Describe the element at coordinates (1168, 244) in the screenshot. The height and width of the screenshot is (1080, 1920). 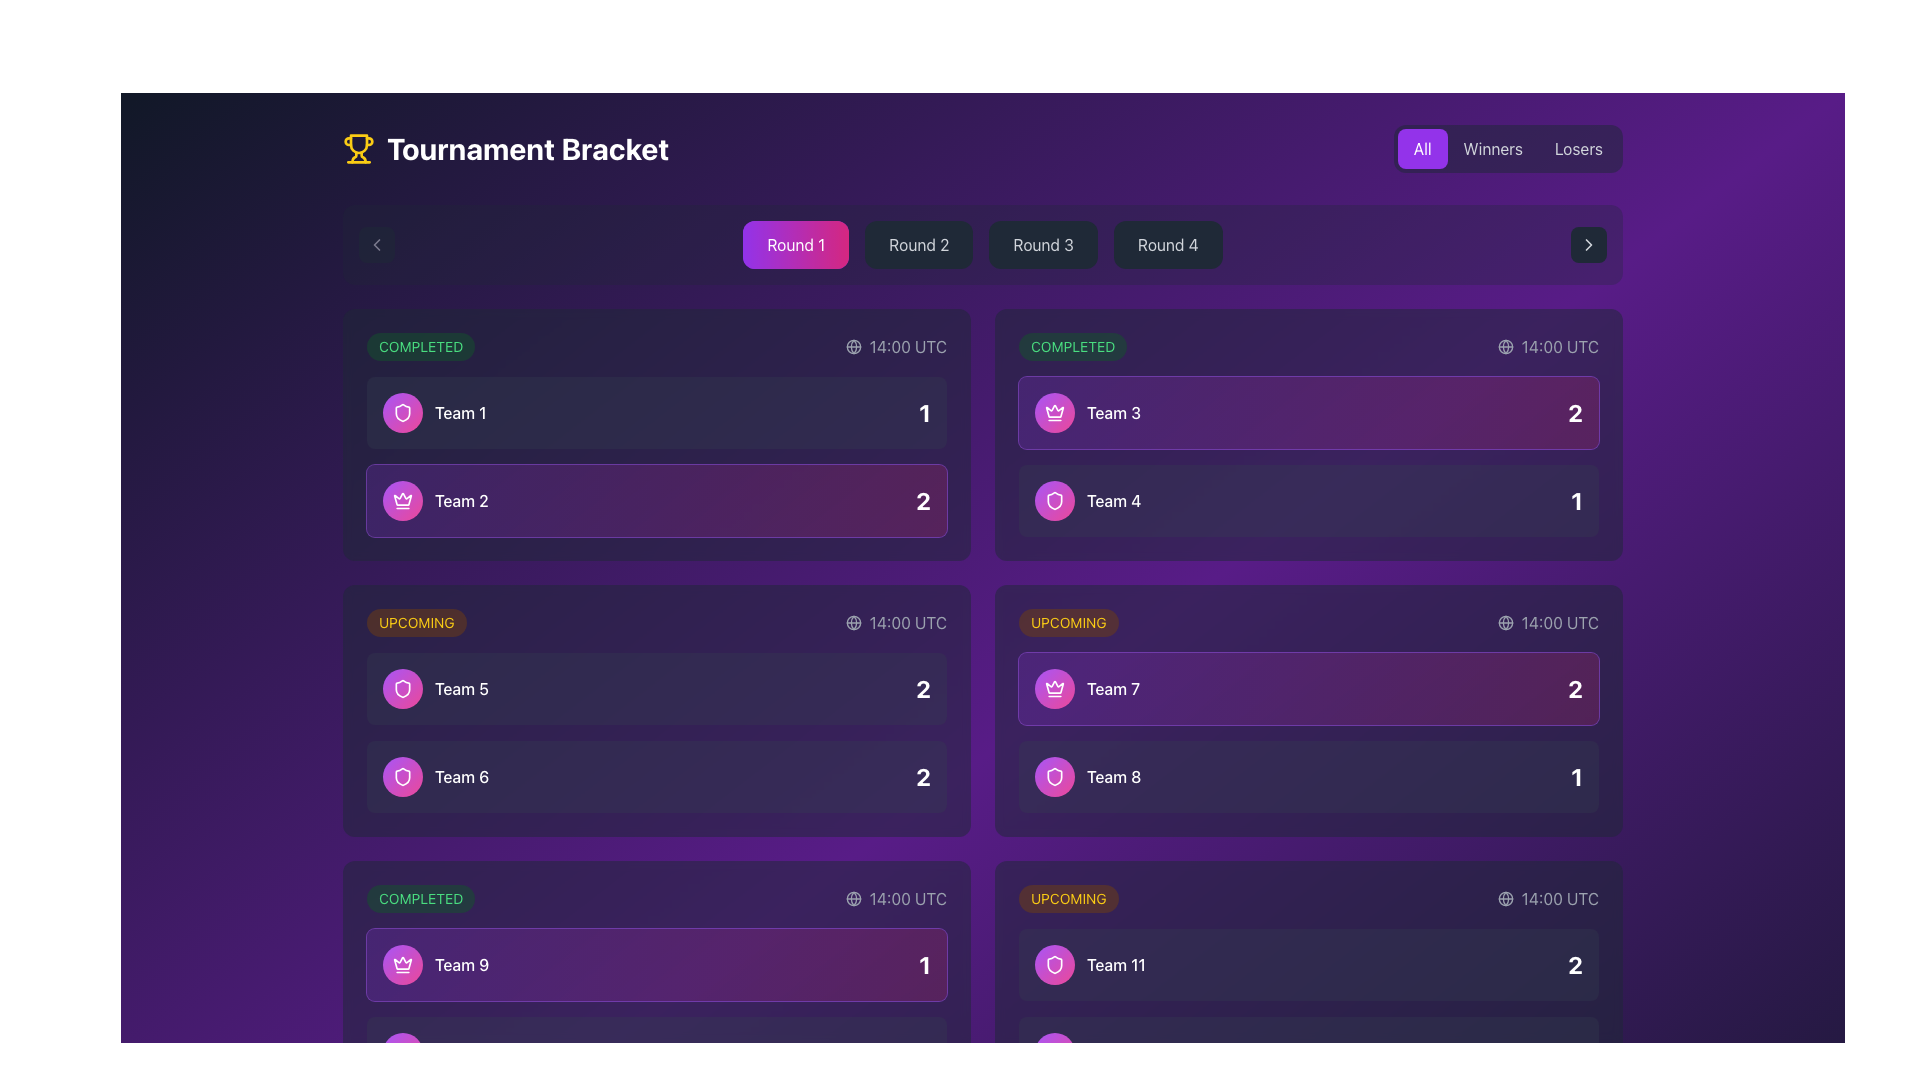
I see `the 'Round 4' button` at that location.